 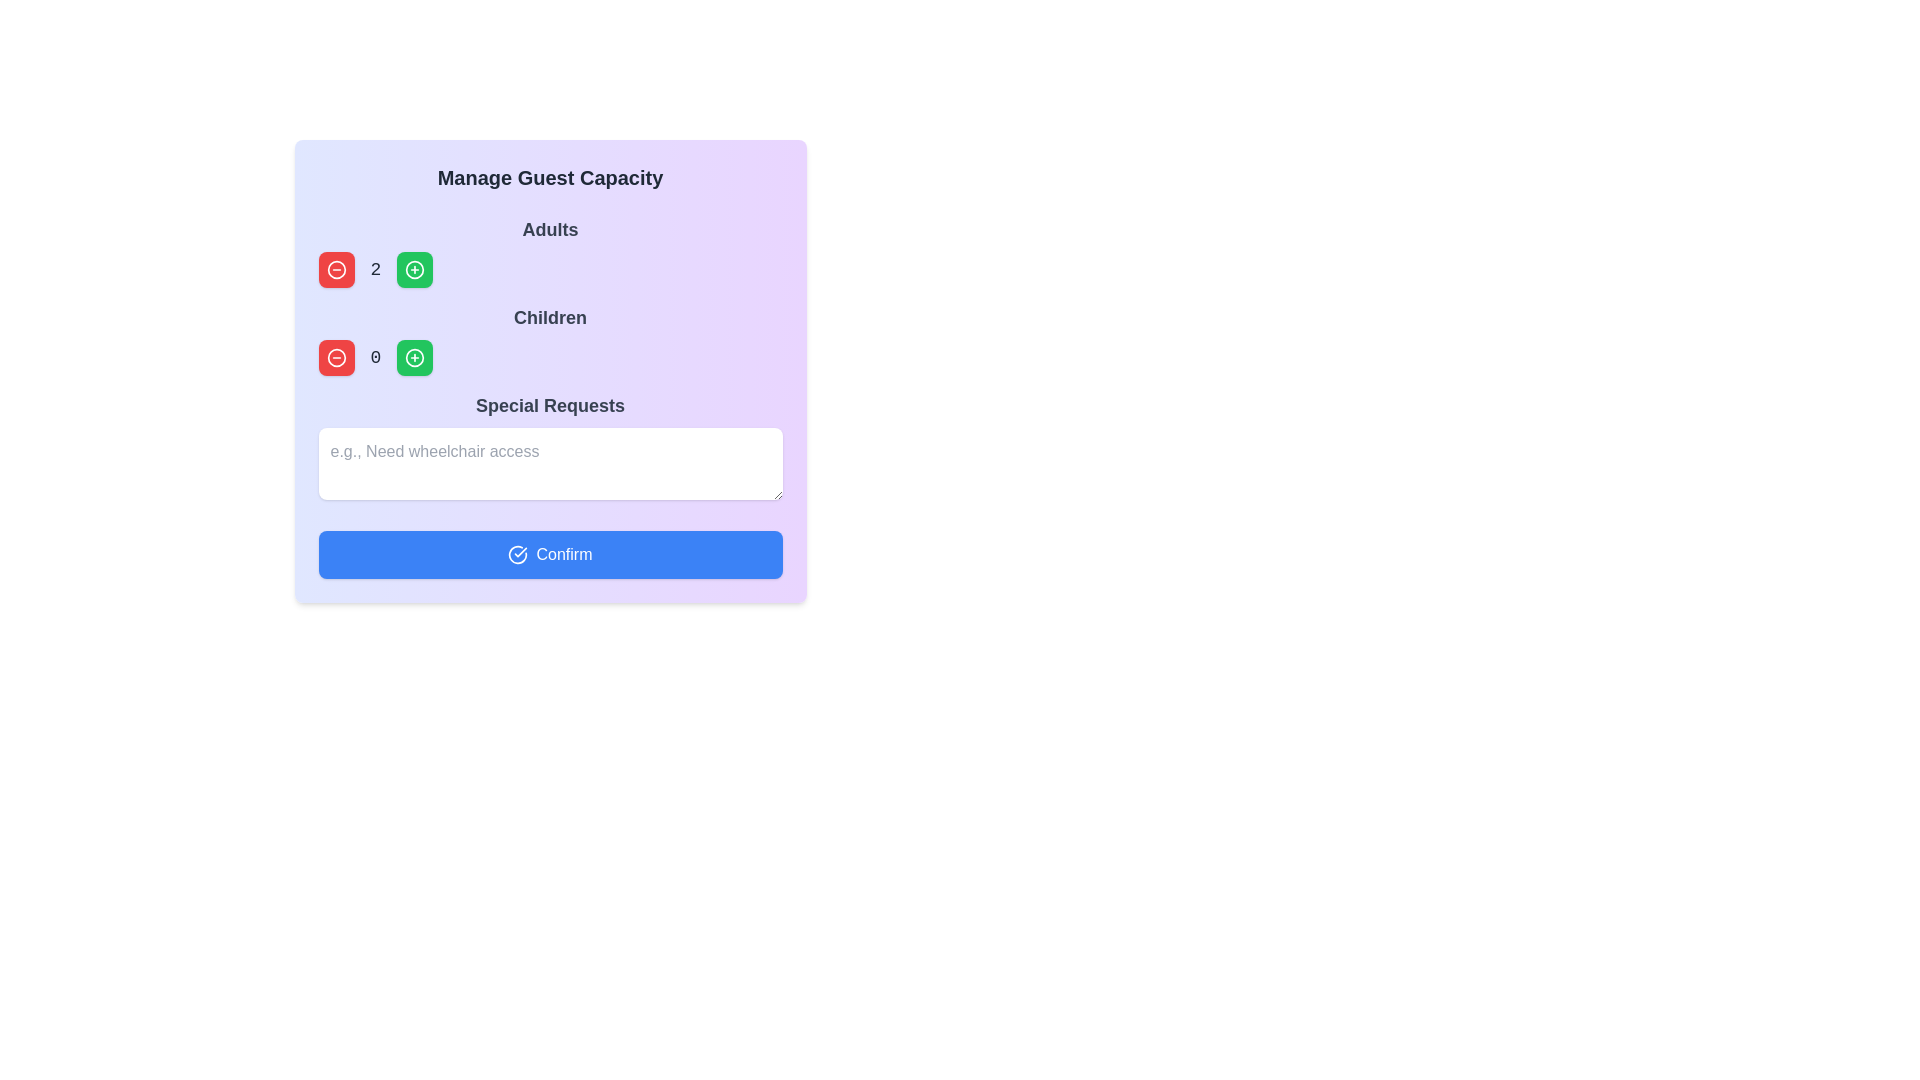 I want to click on the increment button icon for children in the 'Manage Guest Capacity' section, so click(x=414, y=357).